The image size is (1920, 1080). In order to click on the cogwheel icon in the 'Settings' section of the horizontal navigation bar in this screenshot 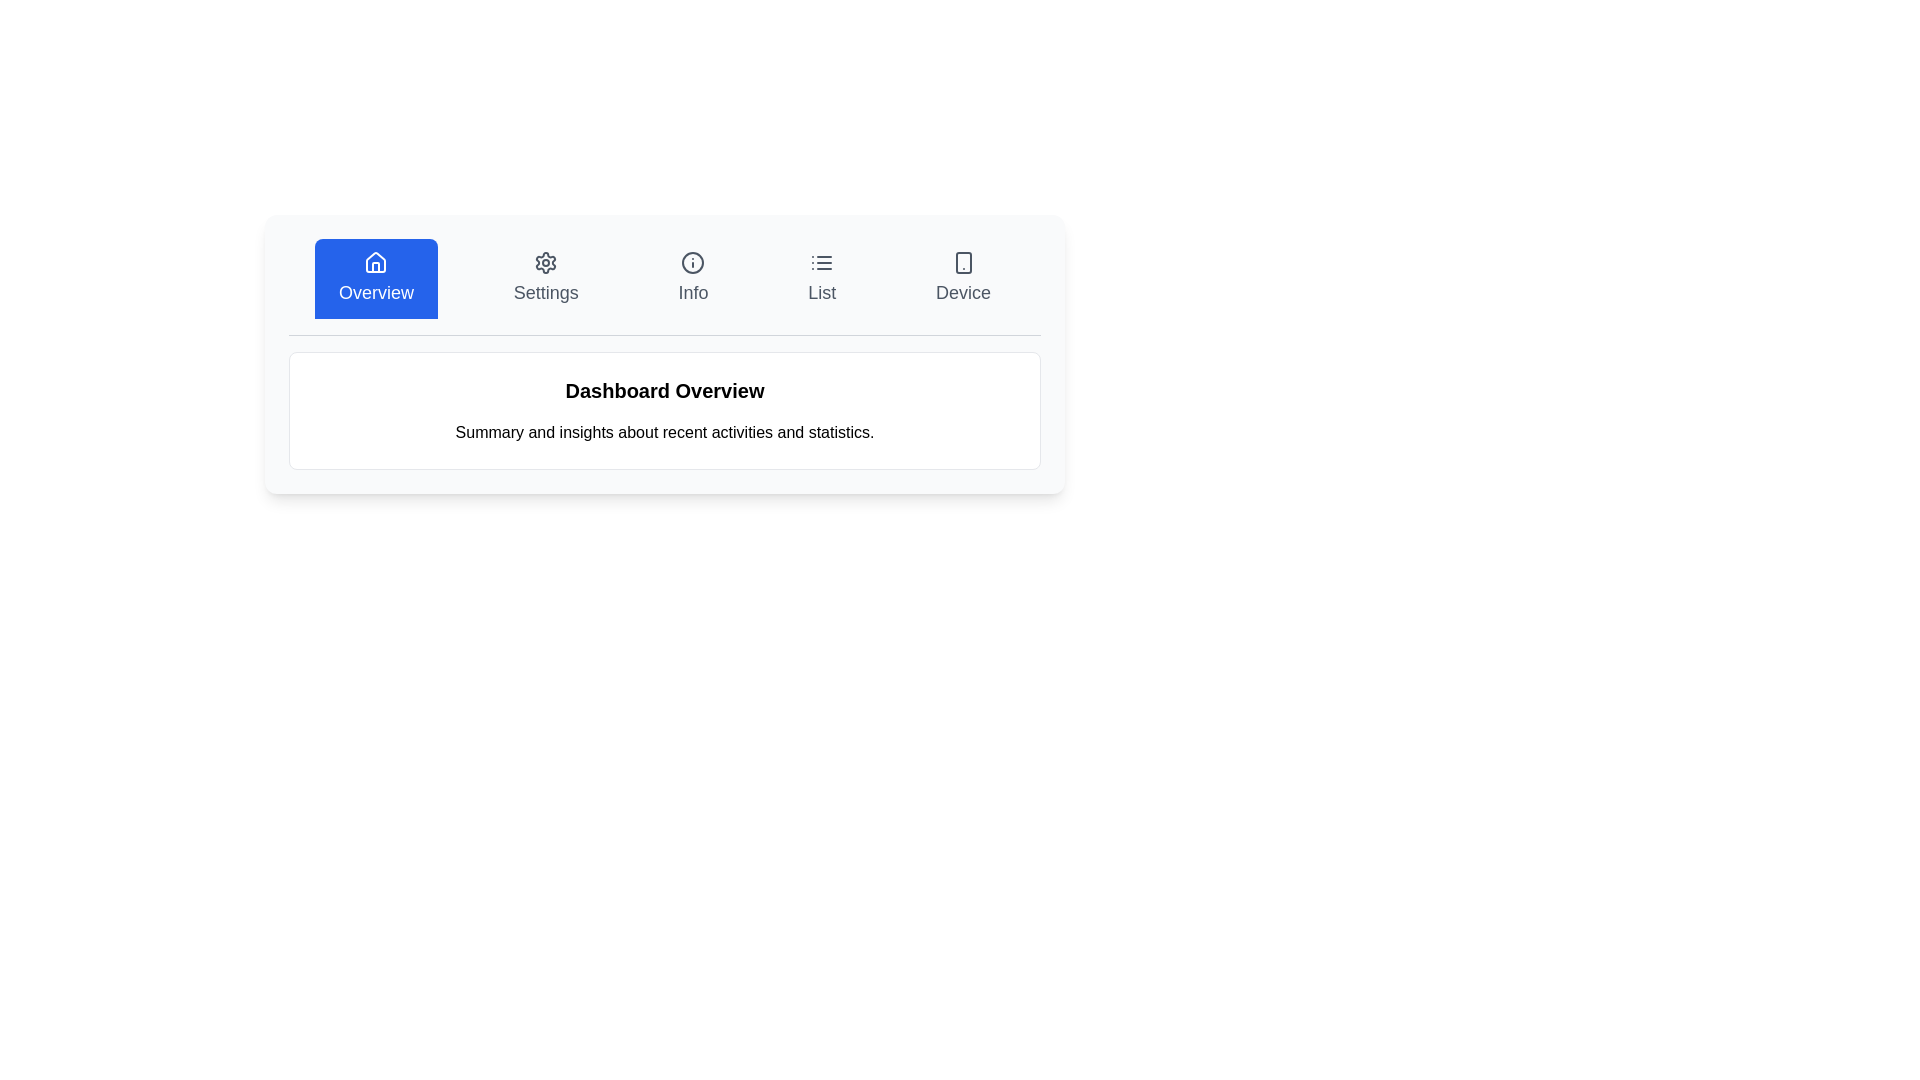, I will do `click(546, 261)`.